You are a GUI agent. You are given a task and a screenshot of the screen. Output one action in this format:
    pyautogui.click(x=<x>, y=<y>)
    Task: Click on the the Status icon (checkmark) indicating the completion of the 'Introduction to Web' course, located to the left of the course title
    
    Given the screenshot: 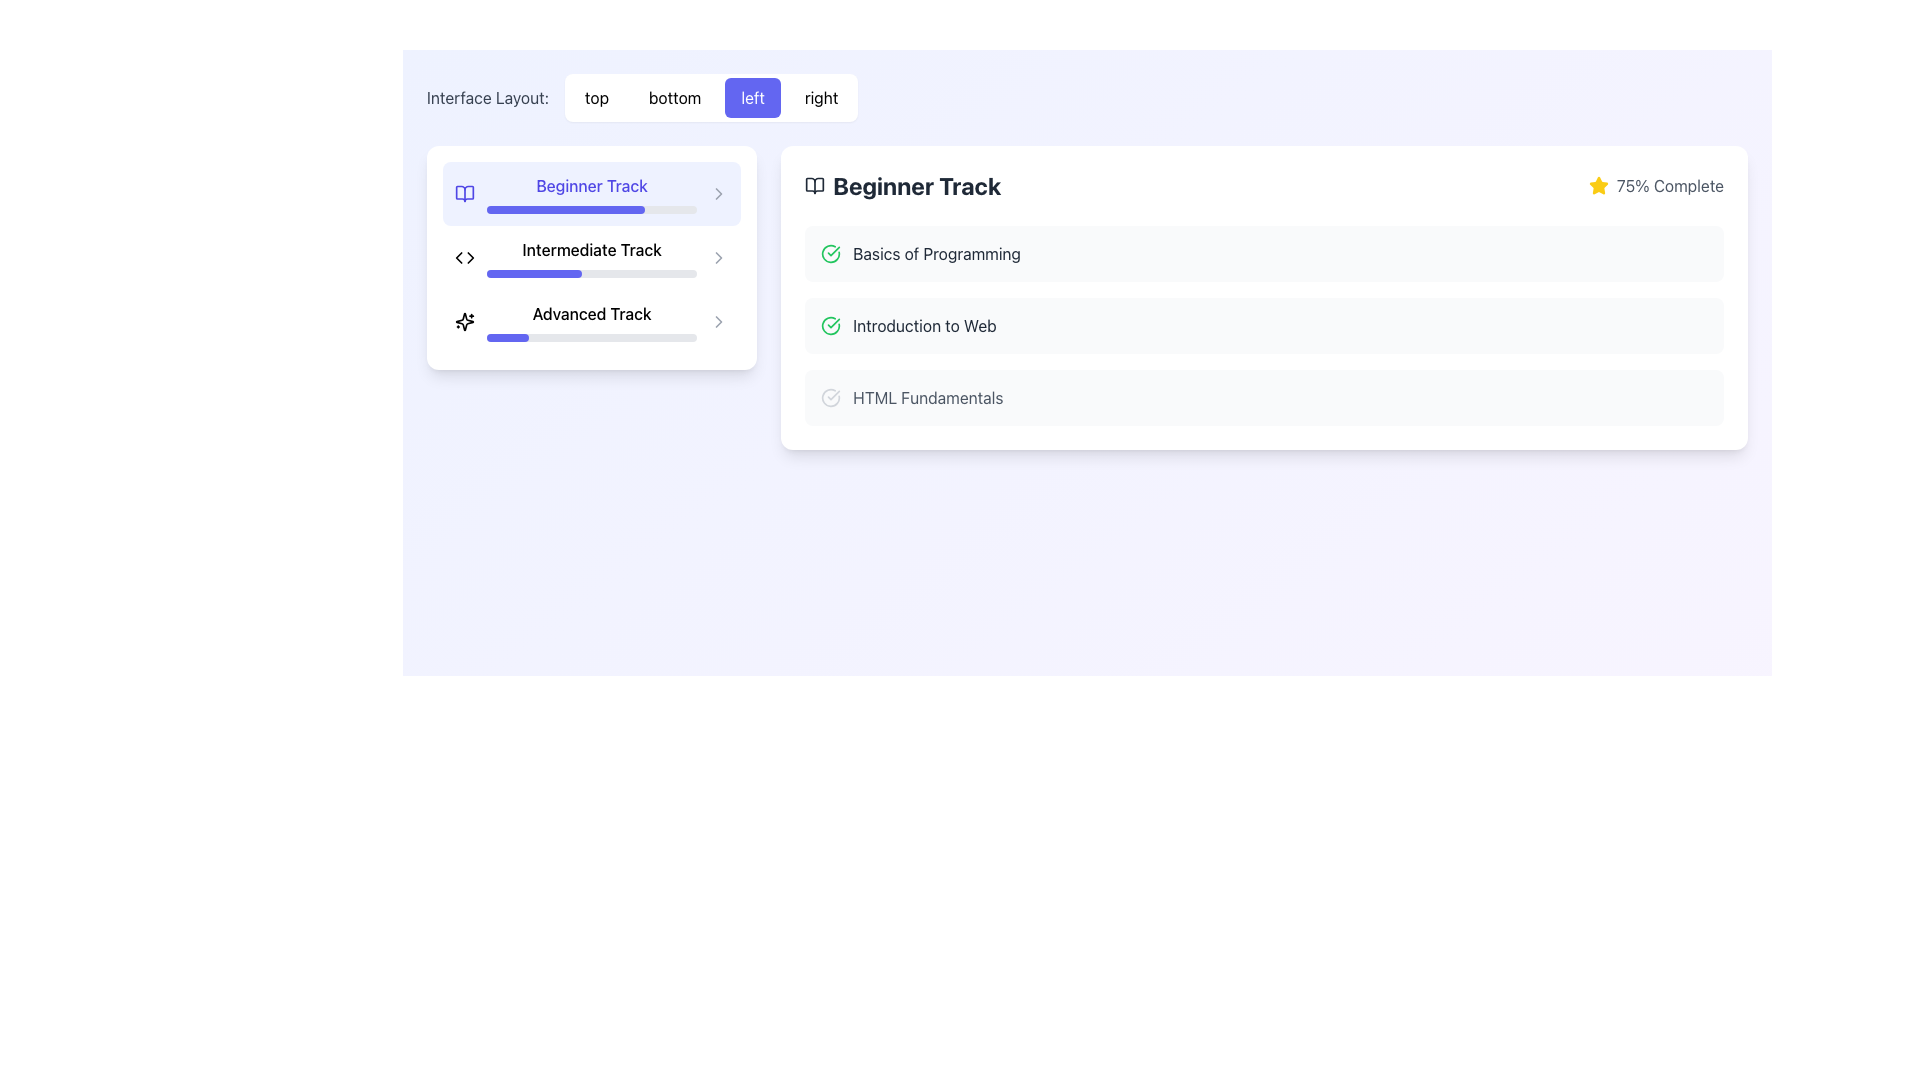 What is the action you would take?
    pyautogui.click(x=831, y=325)
    